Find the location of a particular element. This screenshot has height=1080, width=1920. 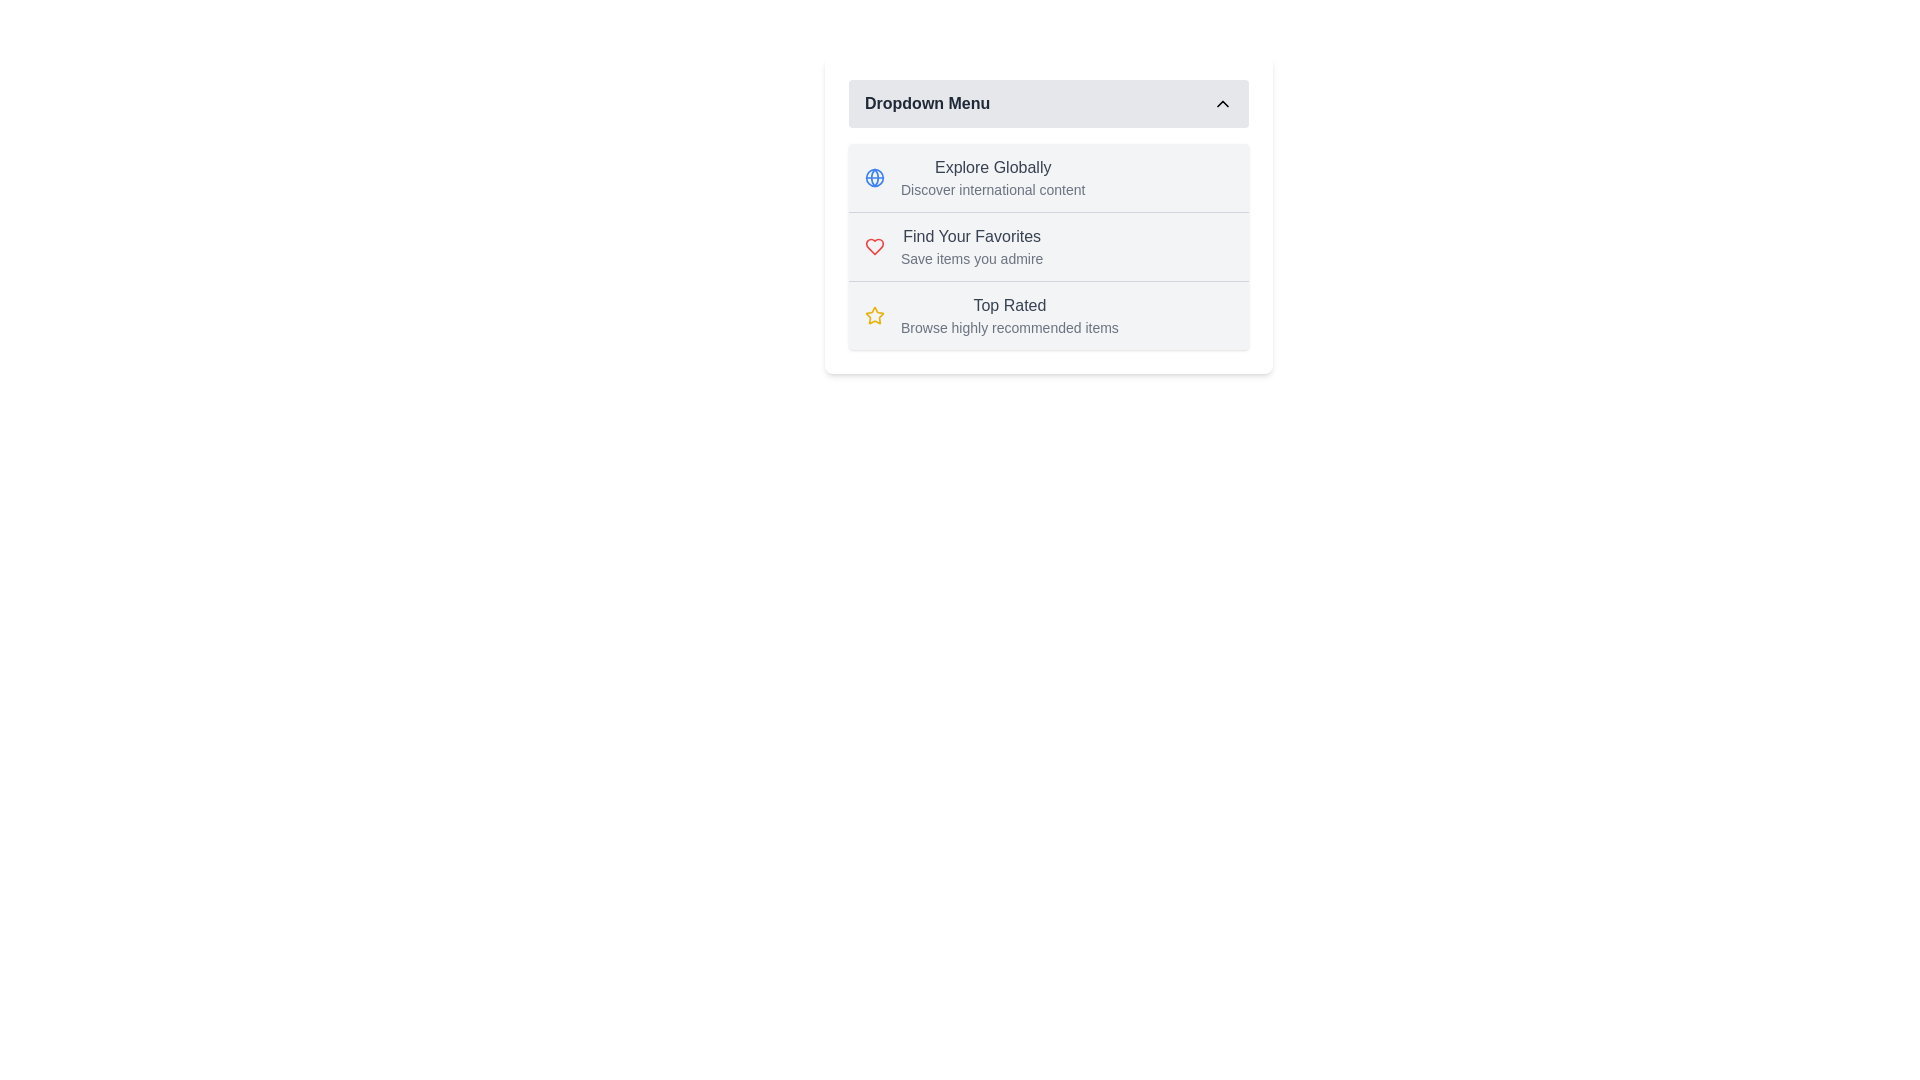

the 'Favorites' icon located to the left of the text 'Find Your Favorites' in the dropdown menu is located at coordinates (874, 245).